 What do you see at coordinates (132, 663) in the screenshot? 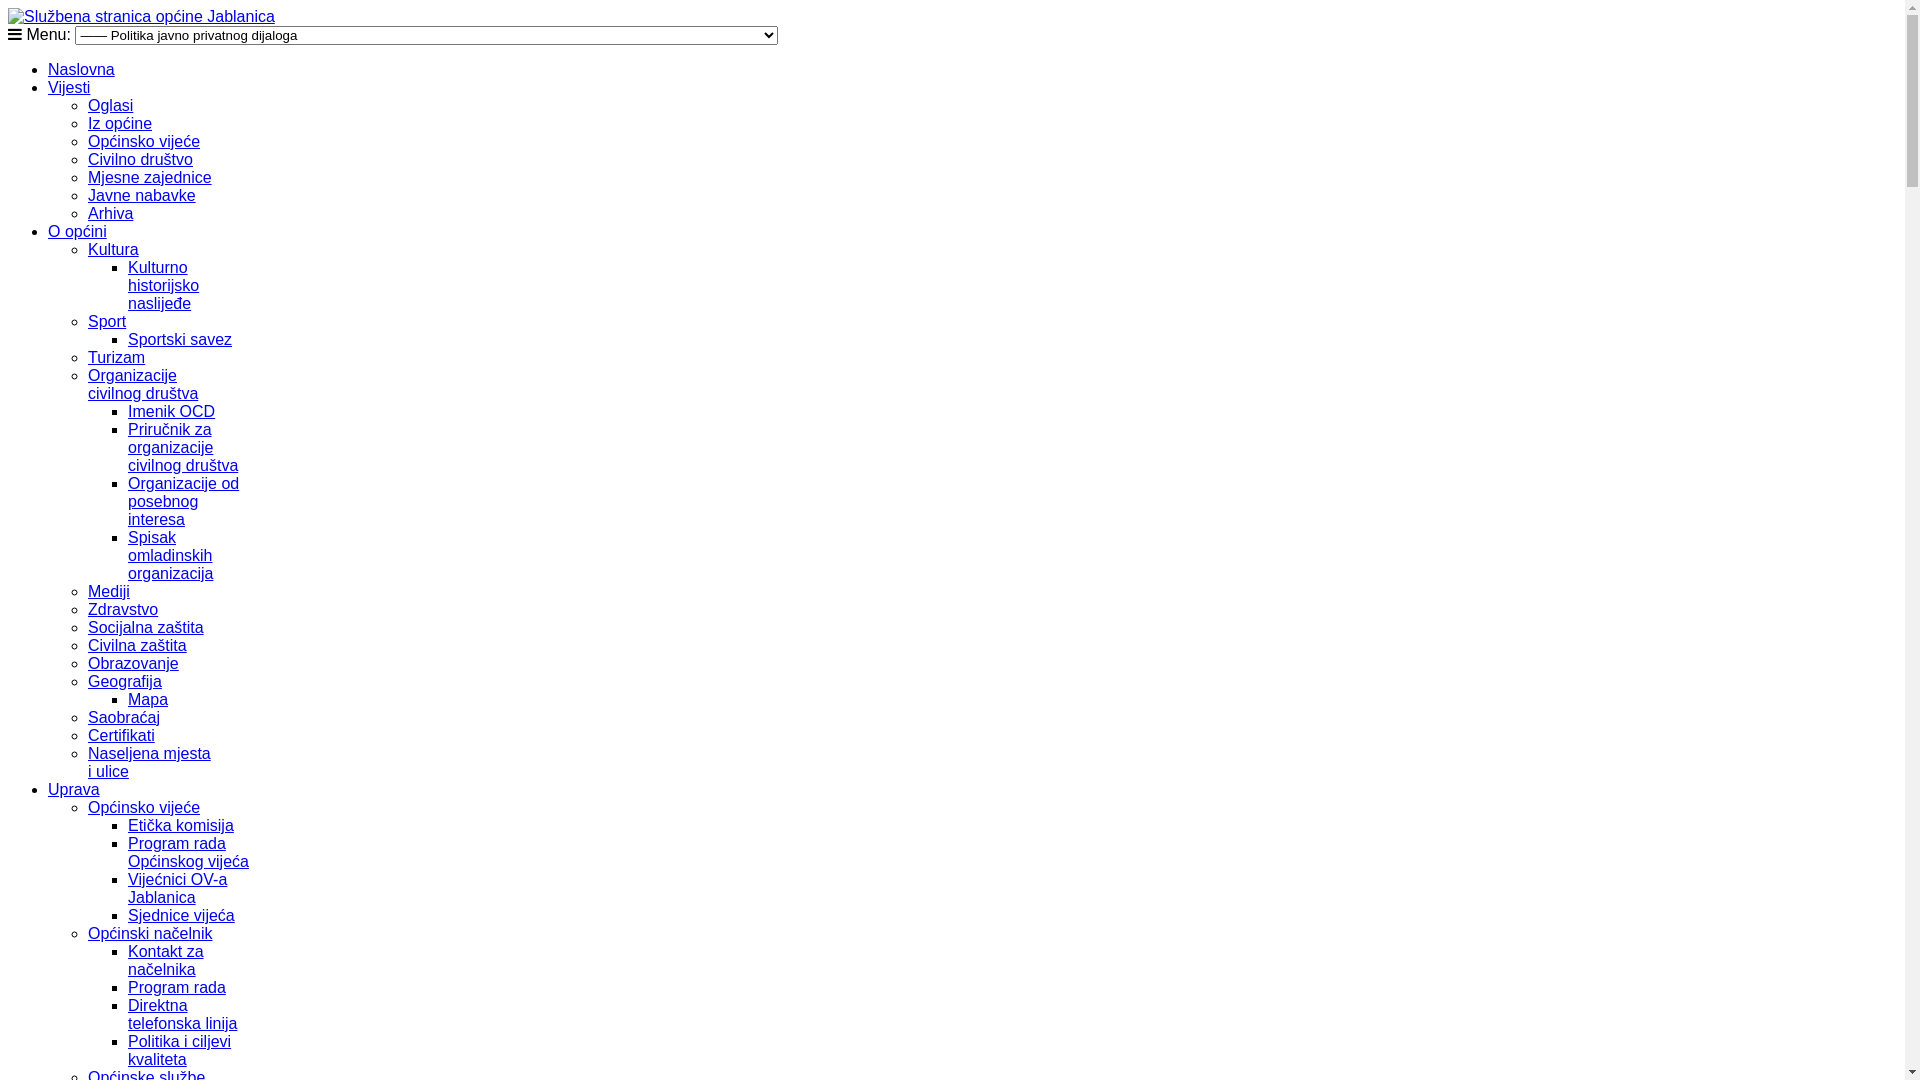
I see `'Obrazovanje'` at bounding box center [132, 663].